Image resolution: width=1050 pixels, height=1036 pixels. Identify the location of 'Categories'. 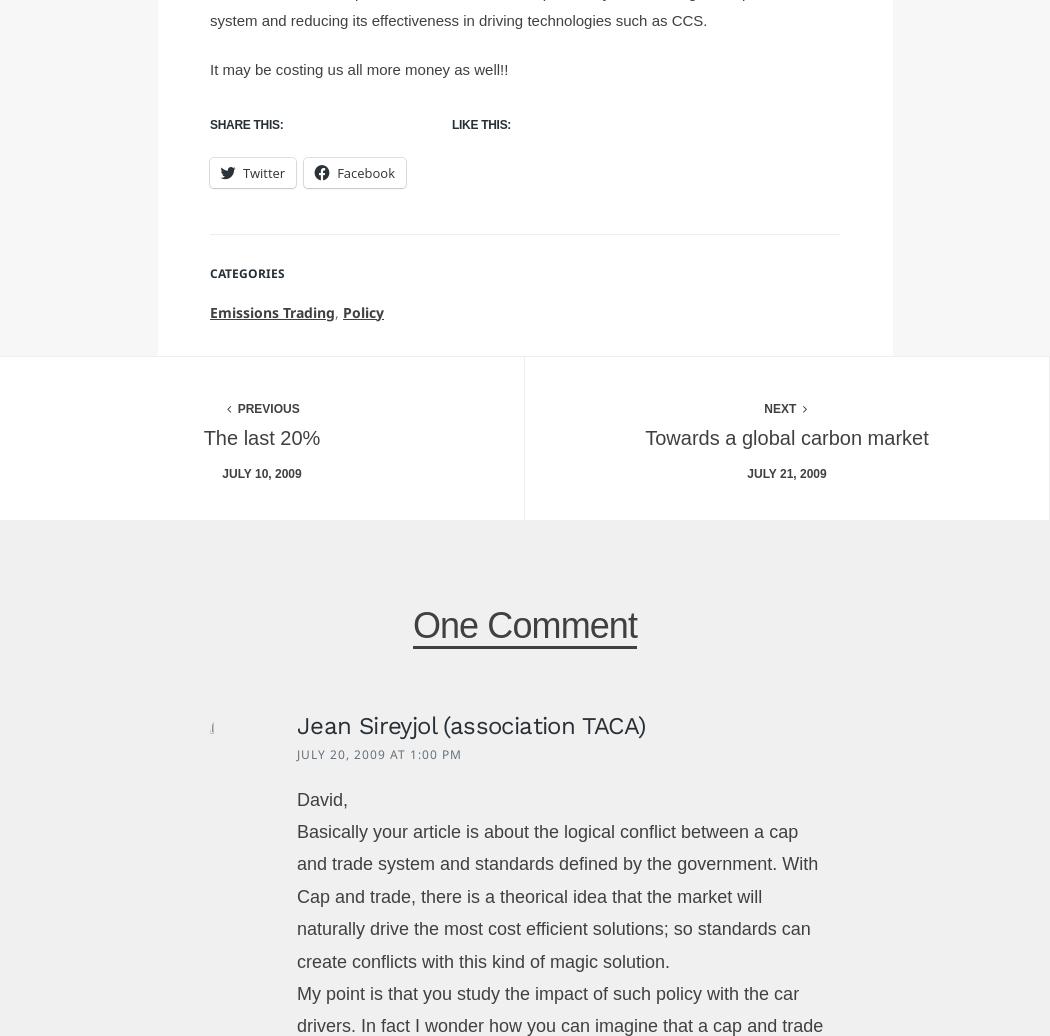
(247, 273).